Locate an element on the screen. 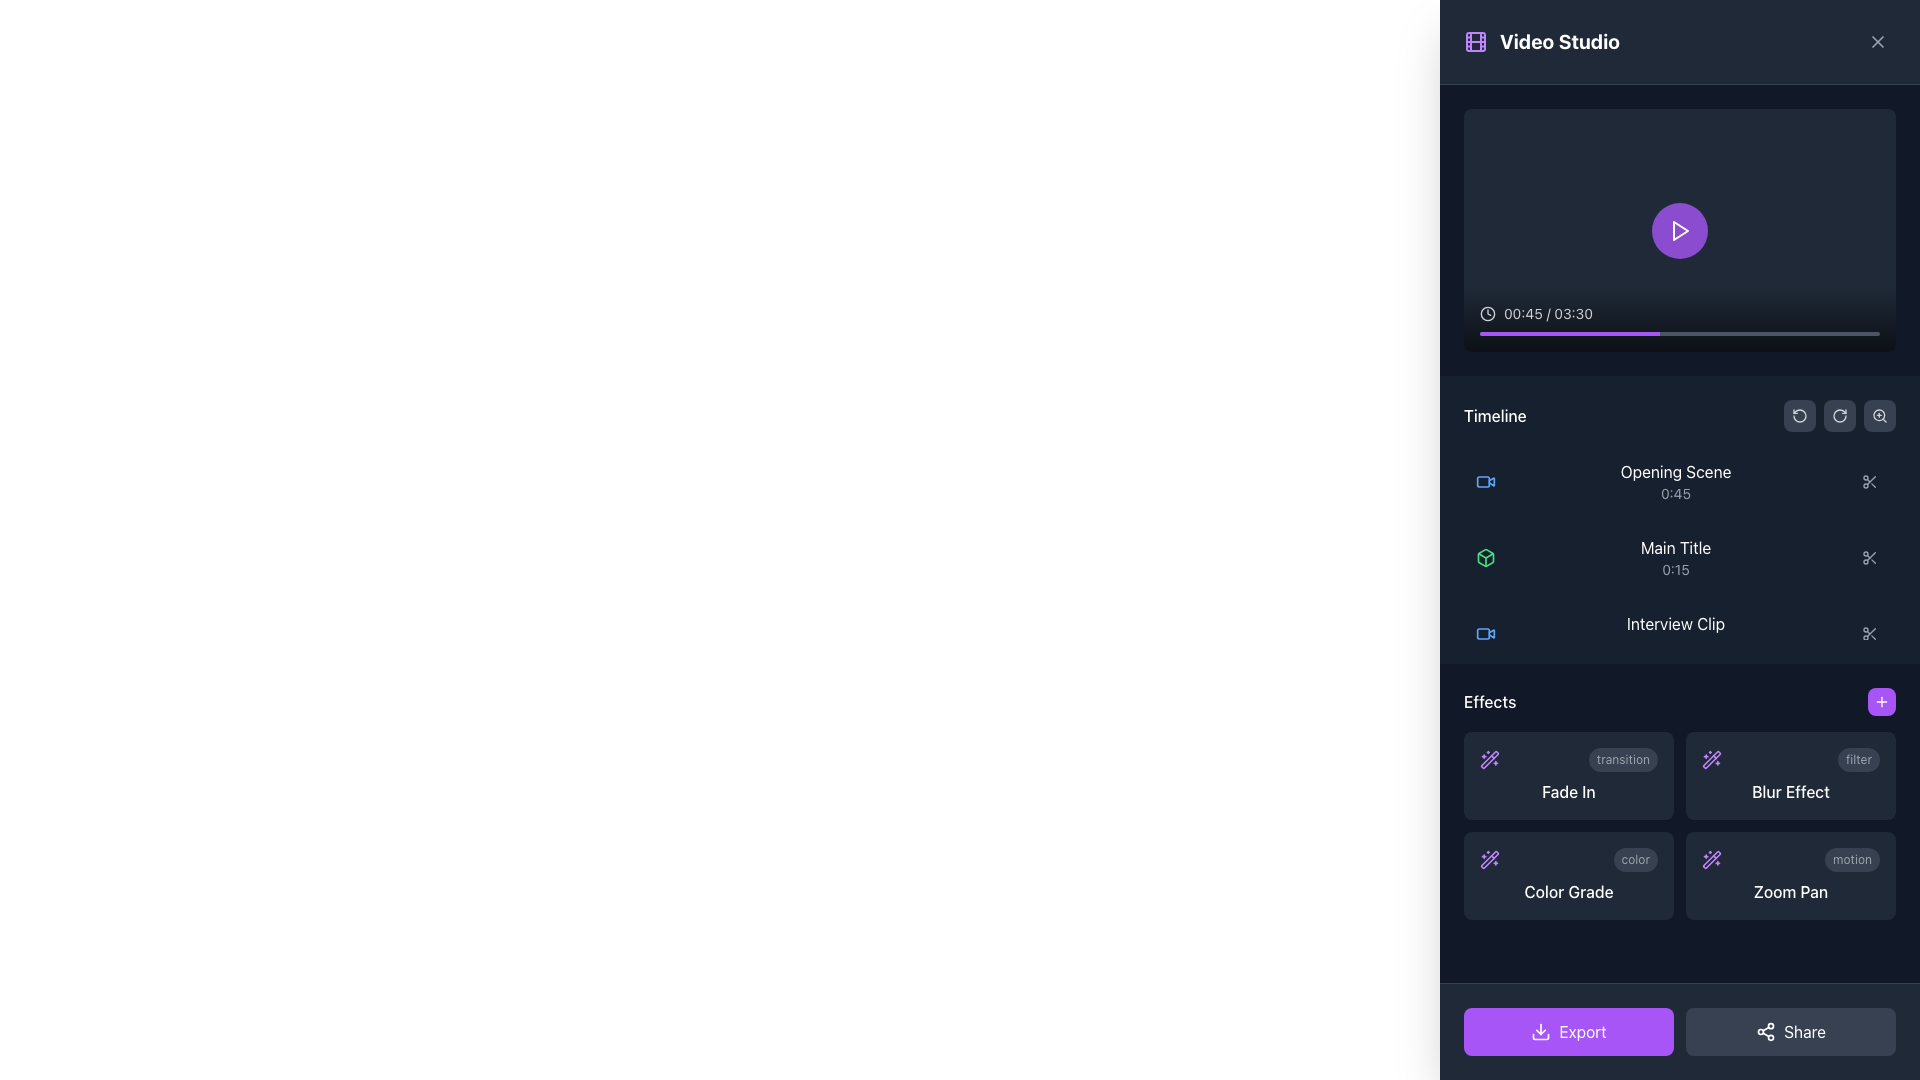  the Text Label with Icon located at the top-left region of the section, which serves as a branding label indicating the content type is located at coordinates (1540, 42).